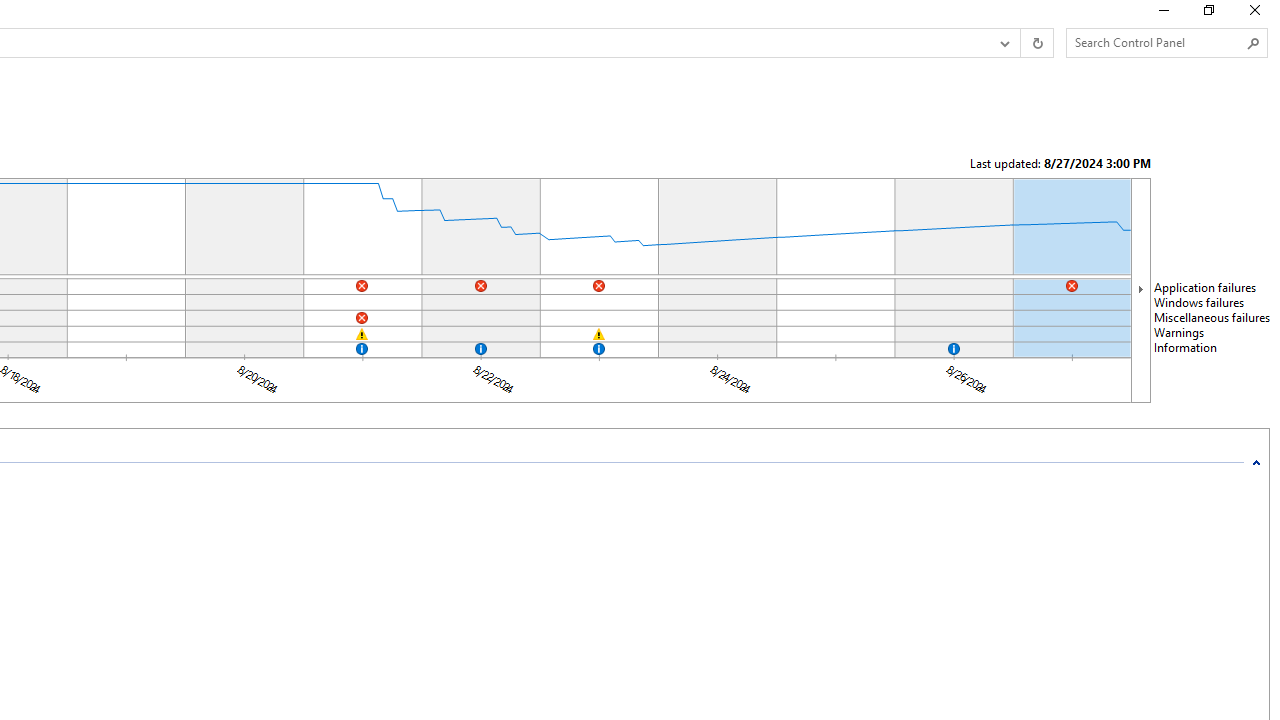 This screenshot has width=1280, height=720. What do you see at coordinates (1157, 42) in the screenshot?
I see `'Search Box'` at bounding box center [1157, 42].